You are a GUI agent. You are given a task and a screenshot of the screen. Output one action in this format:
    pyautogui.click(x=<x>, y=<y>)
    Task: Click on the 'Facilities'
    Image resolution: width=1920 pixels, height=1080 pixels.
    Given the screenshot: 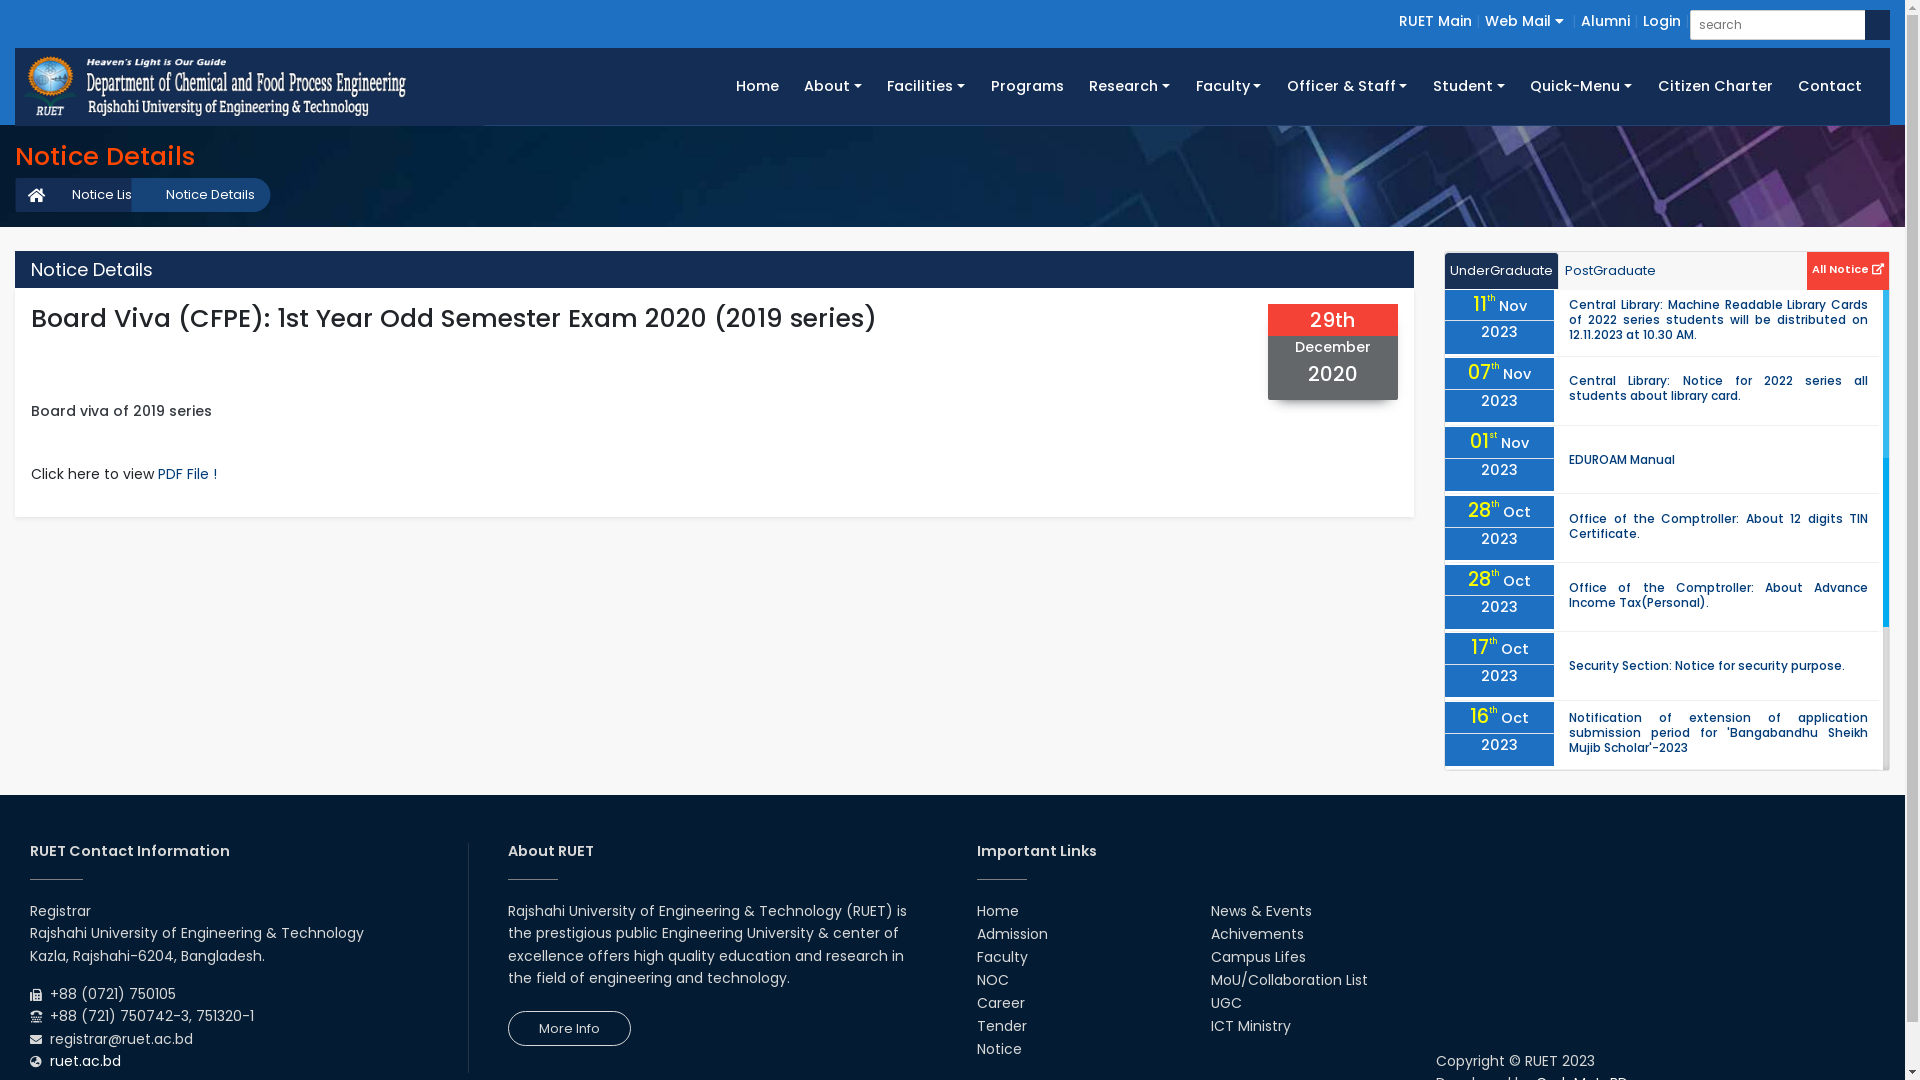 What is the action you would take?
    pyautogui.click(x=925, y=85)
    